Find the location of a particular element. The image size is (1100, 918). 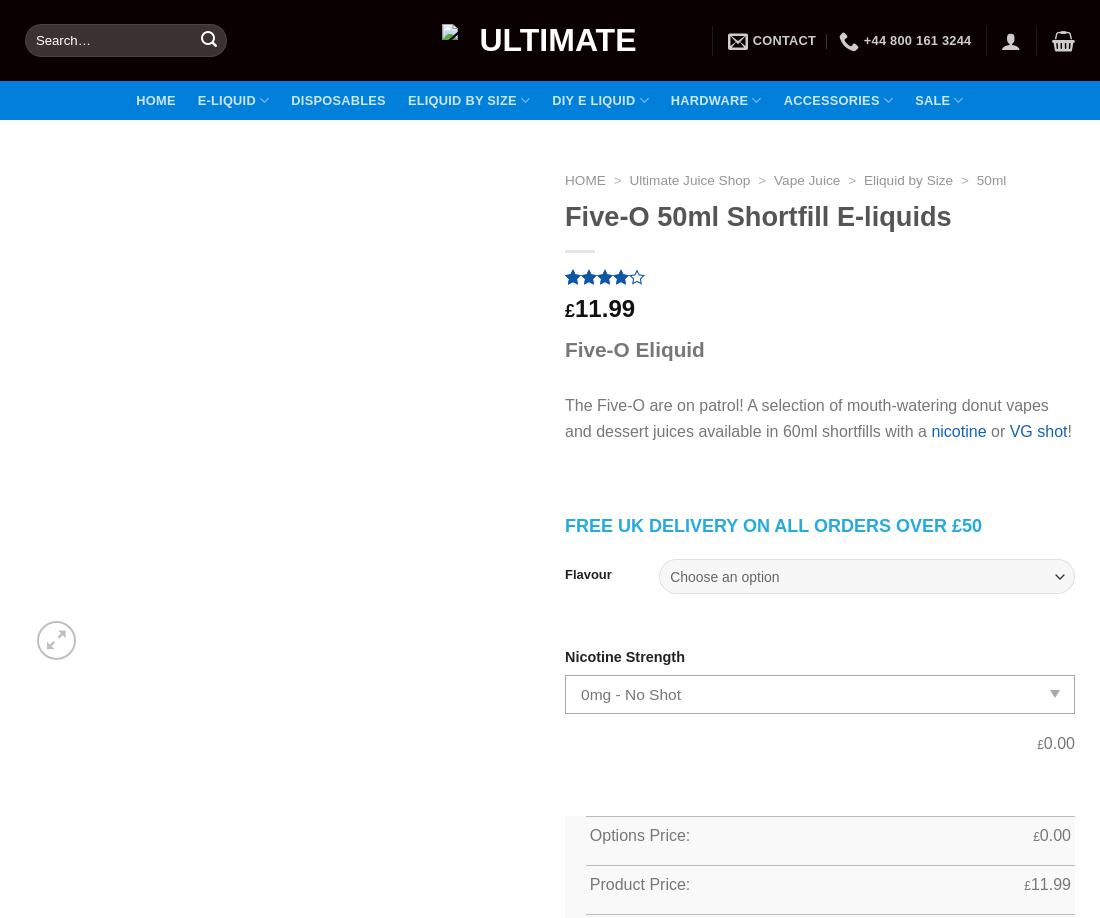

'50ml' is located at coordinates (989, 180).